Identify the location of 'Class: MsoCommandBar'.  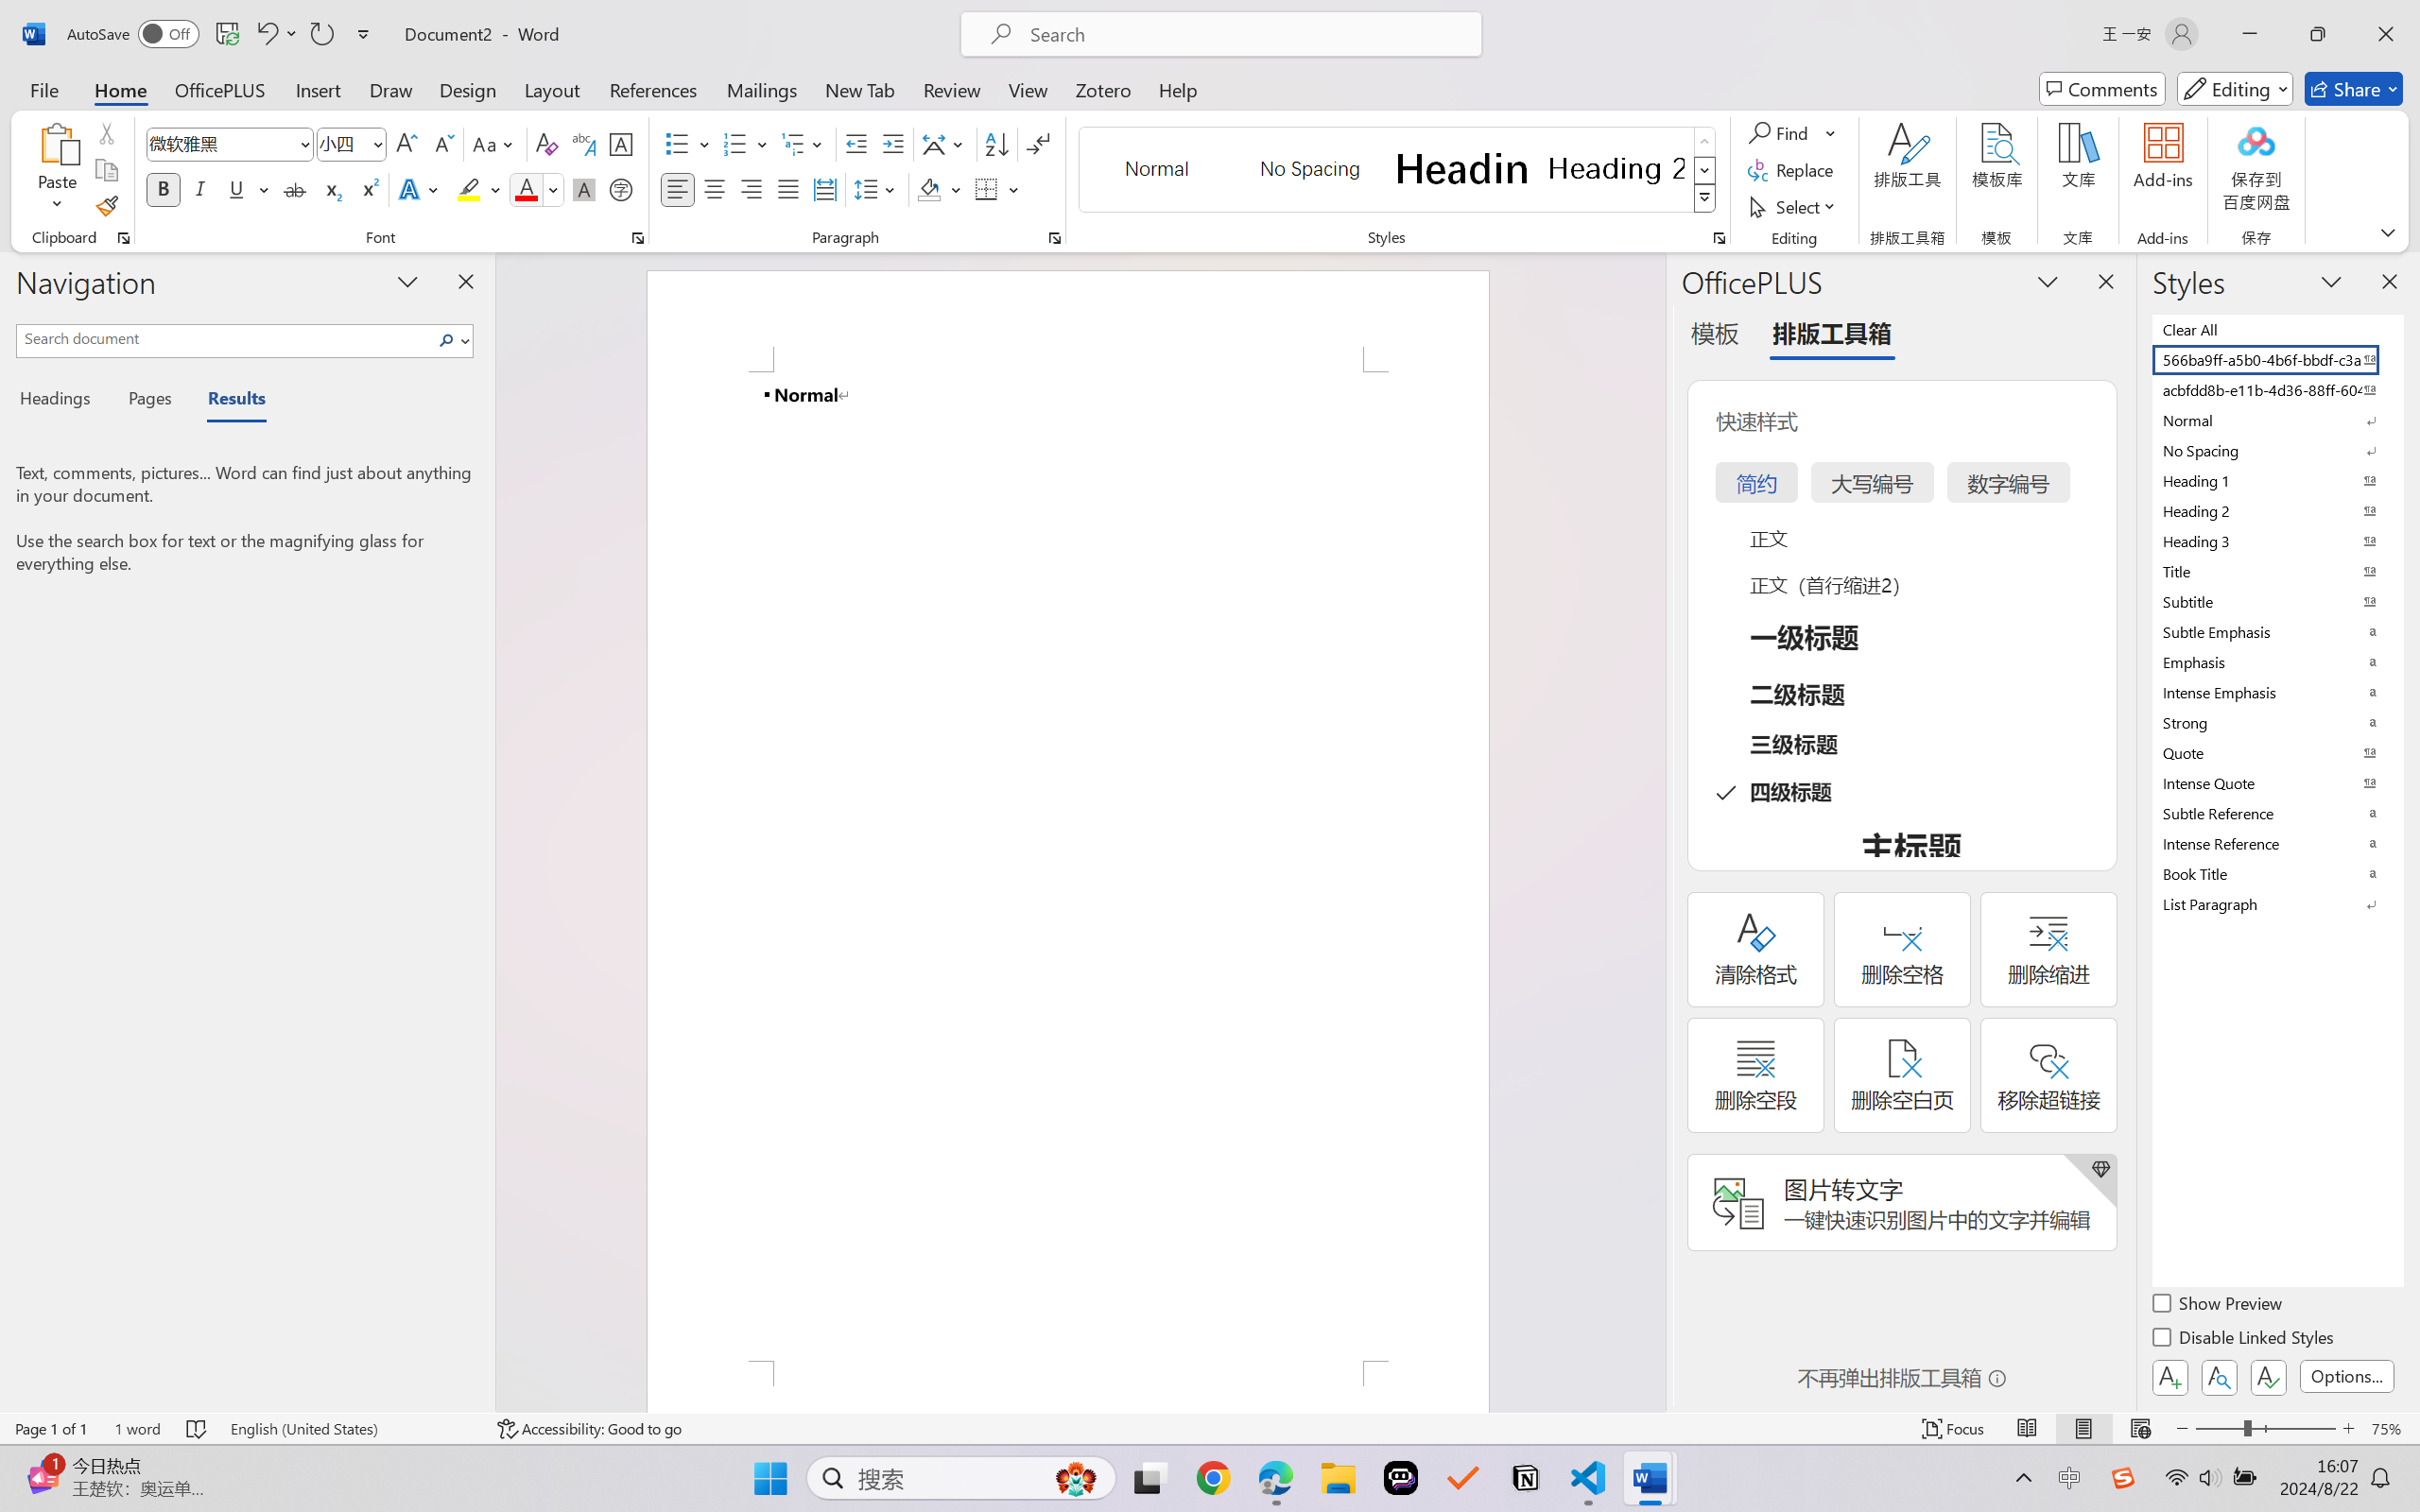
(1210, 1428).